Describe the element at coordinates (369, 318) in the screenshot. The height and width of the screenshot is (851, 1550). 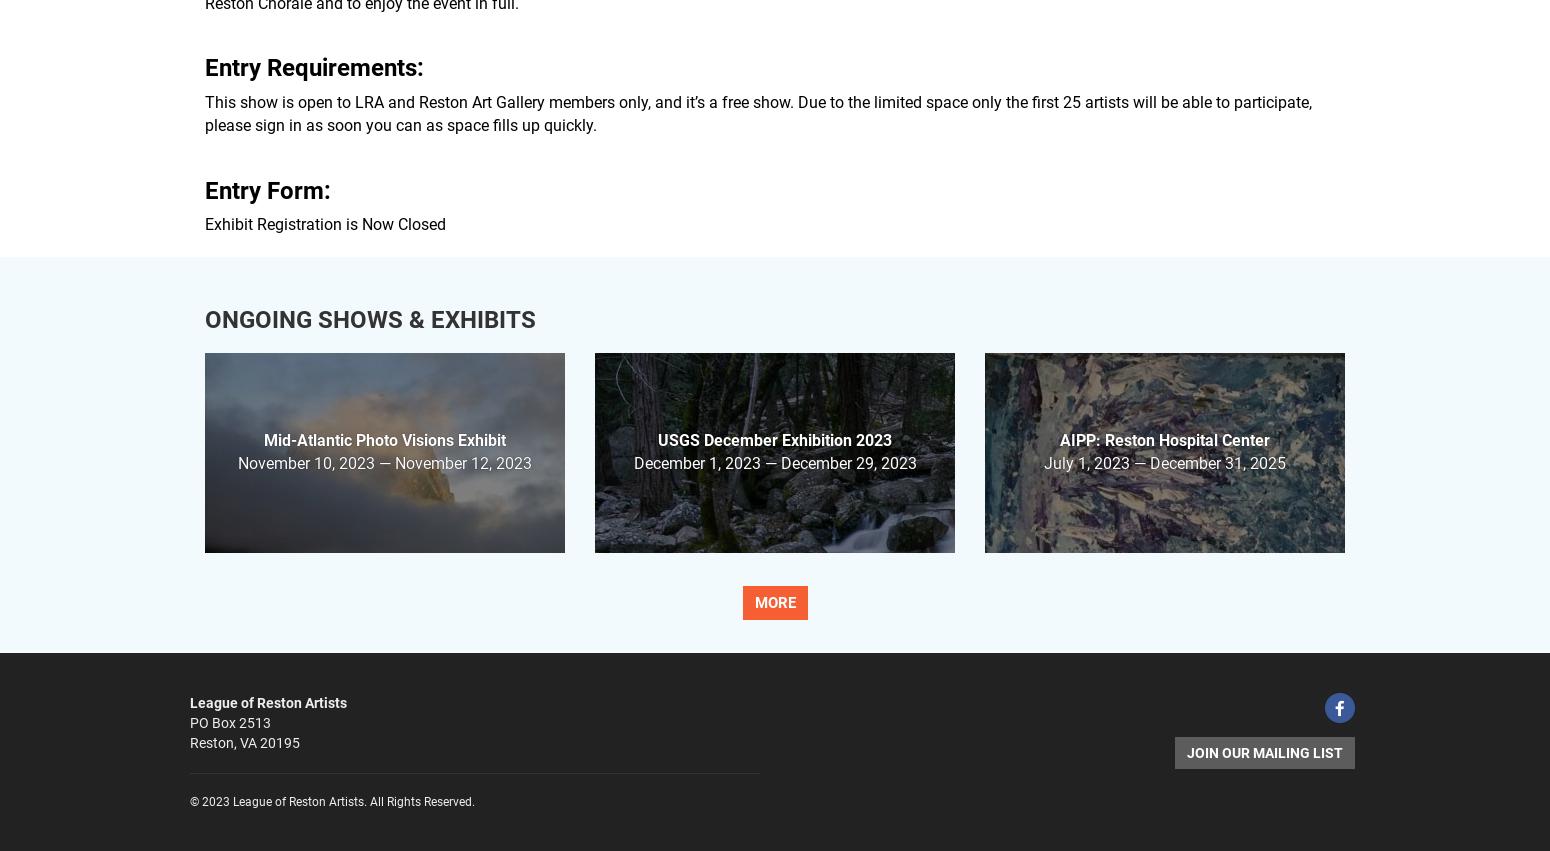
I see `'Ongoing Shows & Exhibits'` at that location.